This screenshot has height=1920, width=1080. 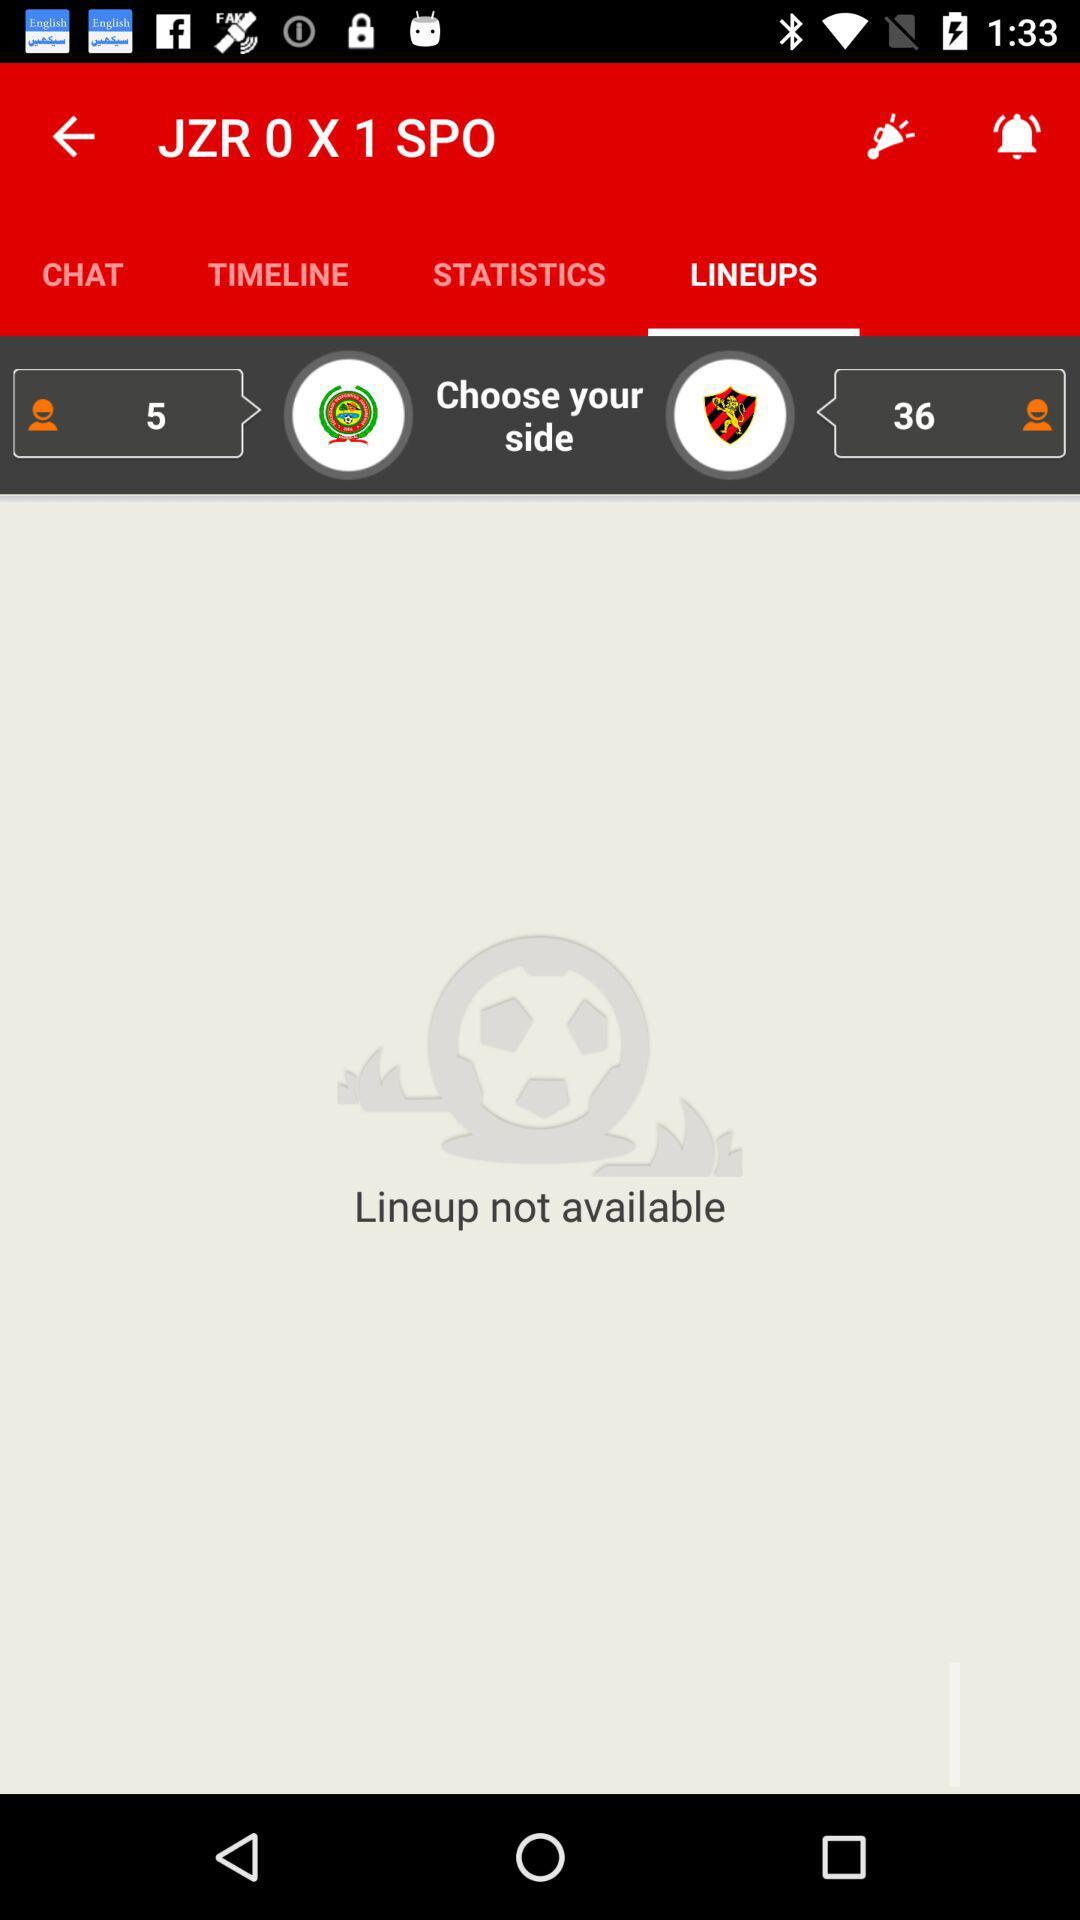 What do you see at coordinates (518, 272) in the screenshot?
I see `app next to the lineups item` at bounding box center [518, 272].